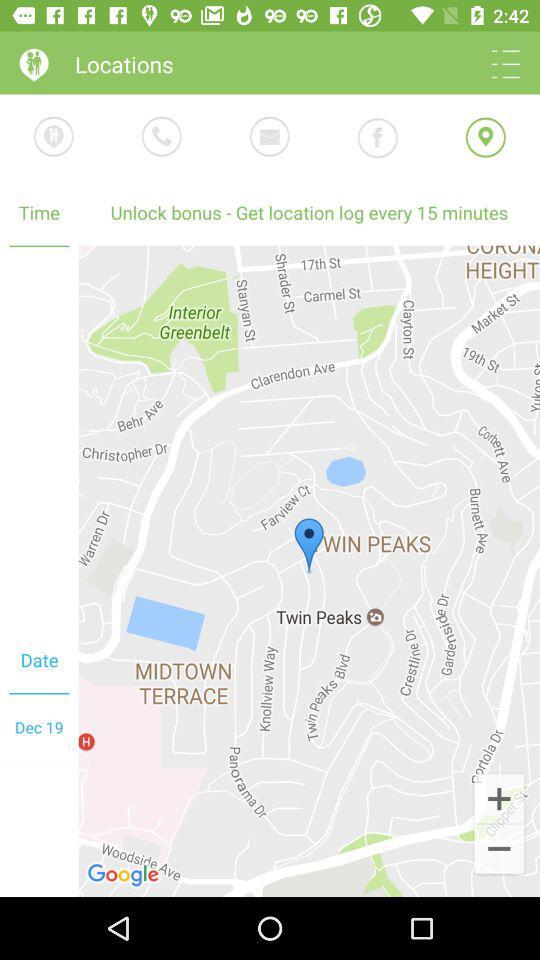 The width and height of the screenshot is (540, 960). I want to click on the app next to the time app, so click(309, 212).